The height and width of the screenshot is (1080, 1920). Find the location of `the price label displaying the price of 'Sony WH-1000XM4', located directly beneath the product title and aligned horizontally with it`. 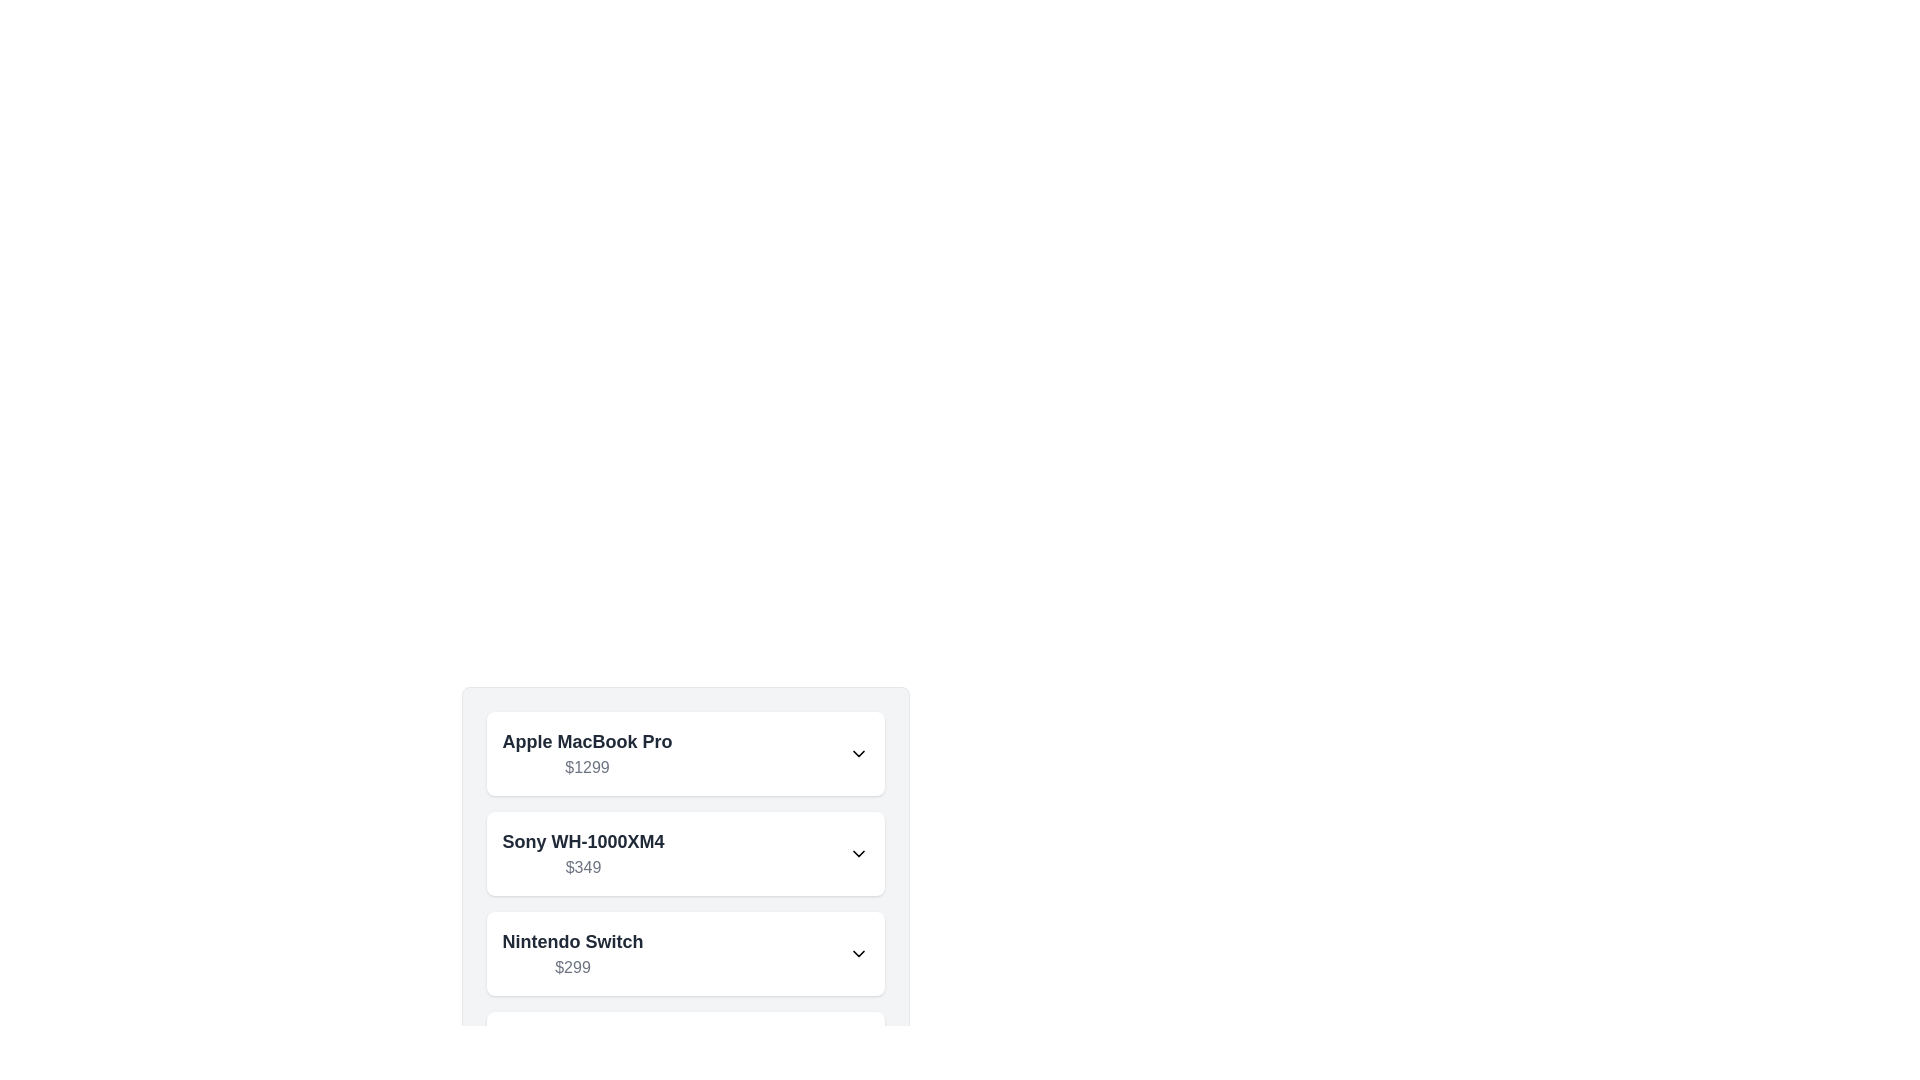

the price label displaying the price of 'Sony WH-1000XM4', located directly beneath the product title and aligned horizontally with it is located at coordinates (582, 866).